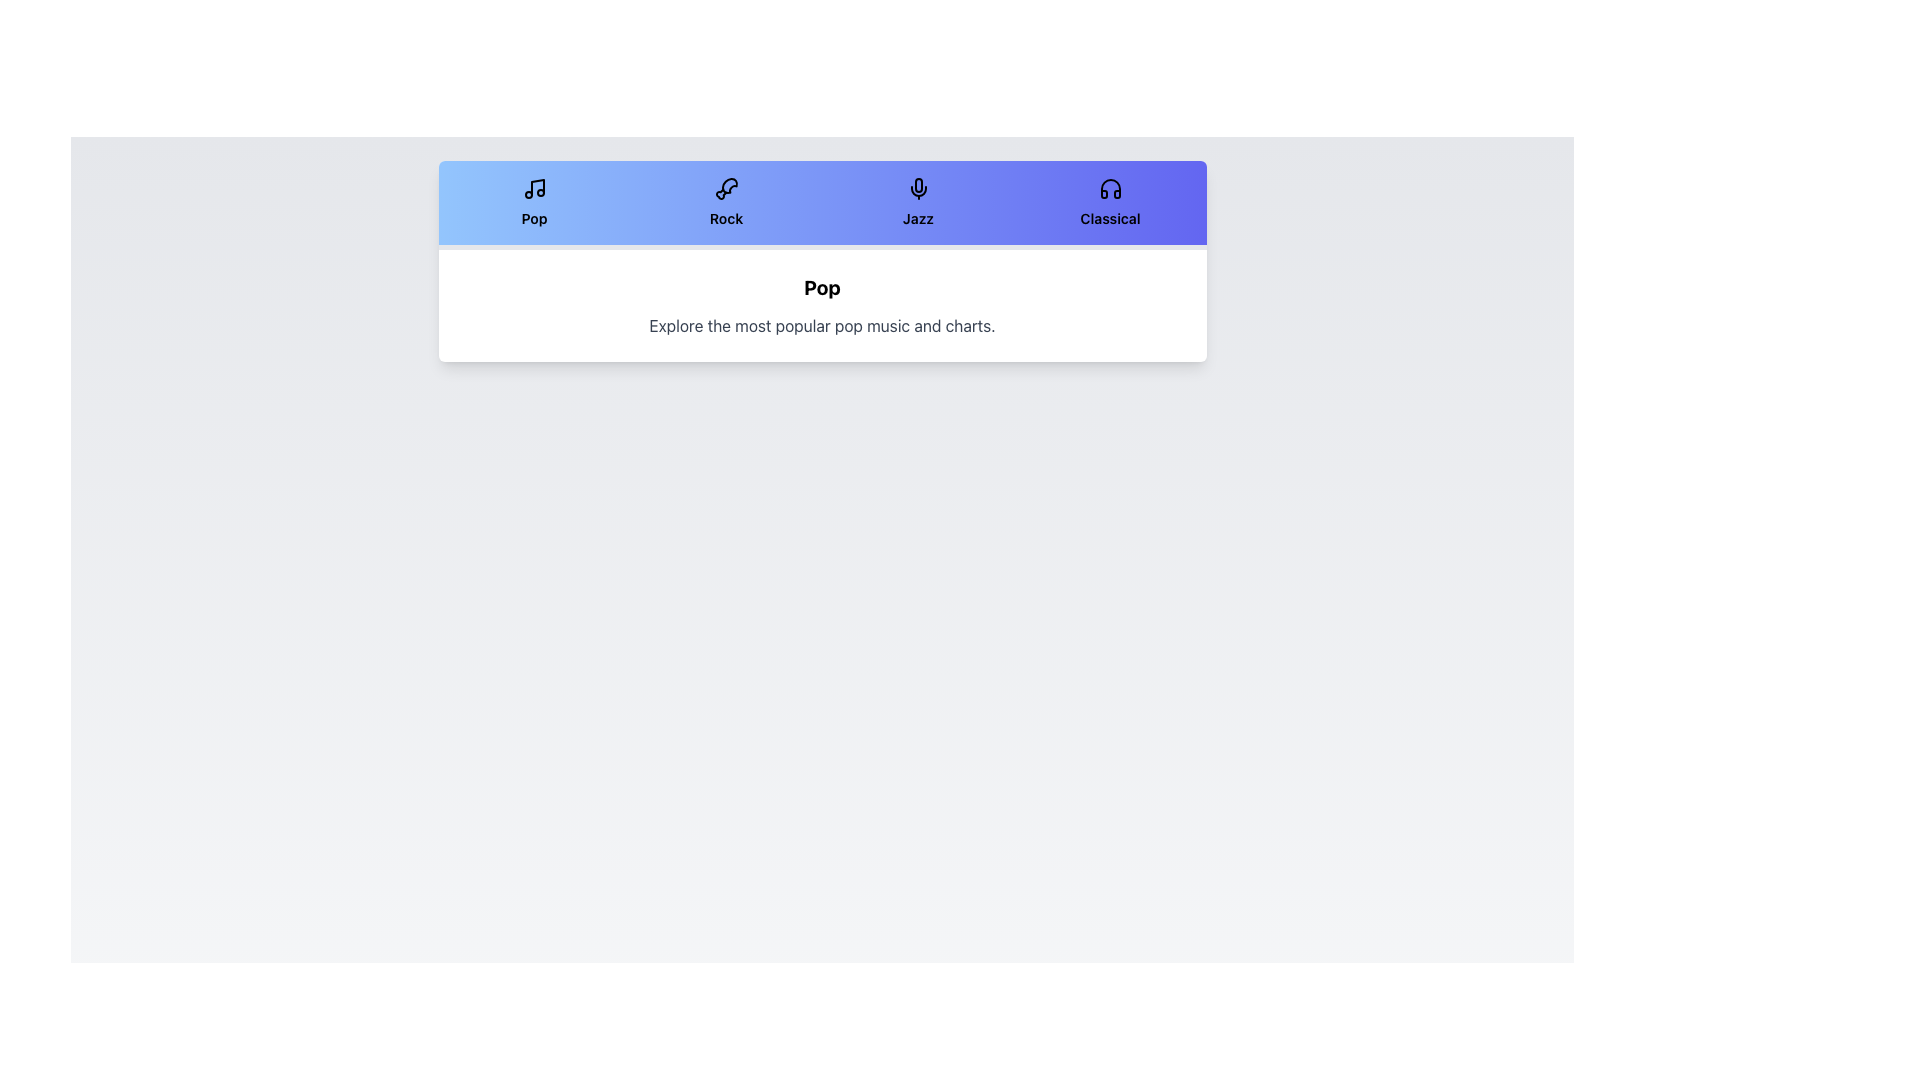  What do you see at coordinates (725, 189) in the screenshot?
I see `the Rock music category icon located in the navigation bar, which is the second icon from the left and positioned above the label that reads 'Rock'` at bounding box center [725, 189].